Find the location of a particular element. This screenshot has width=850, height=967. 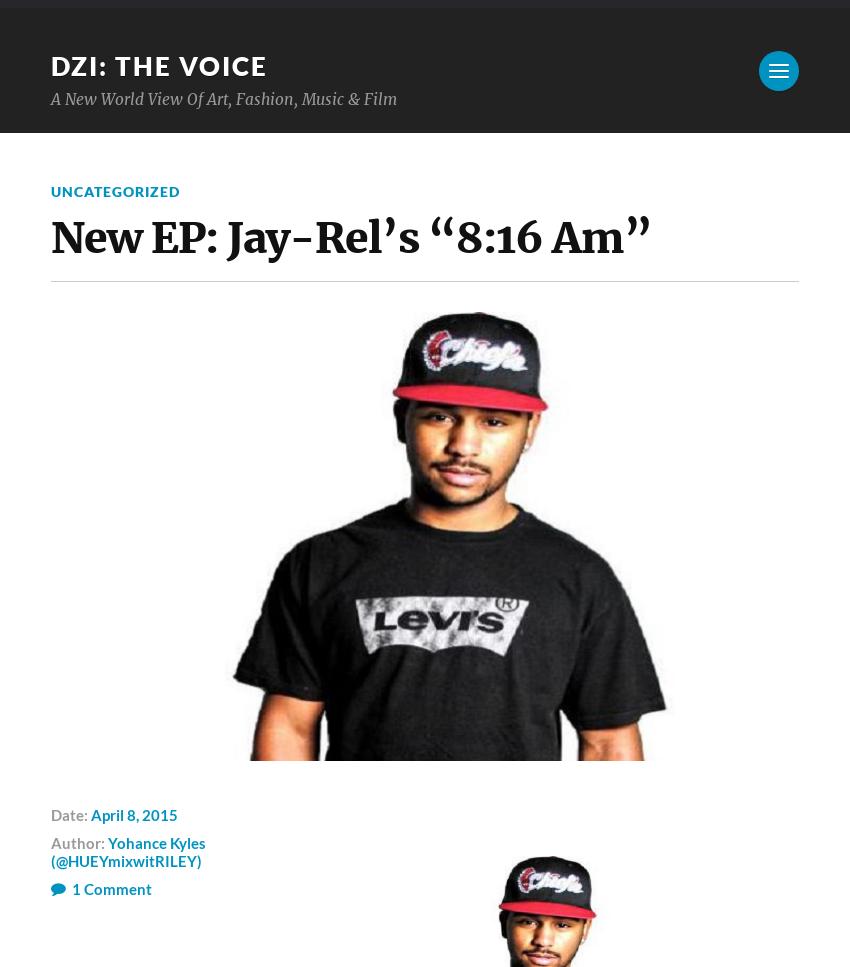

'1' is located at coordinates (76, 886).